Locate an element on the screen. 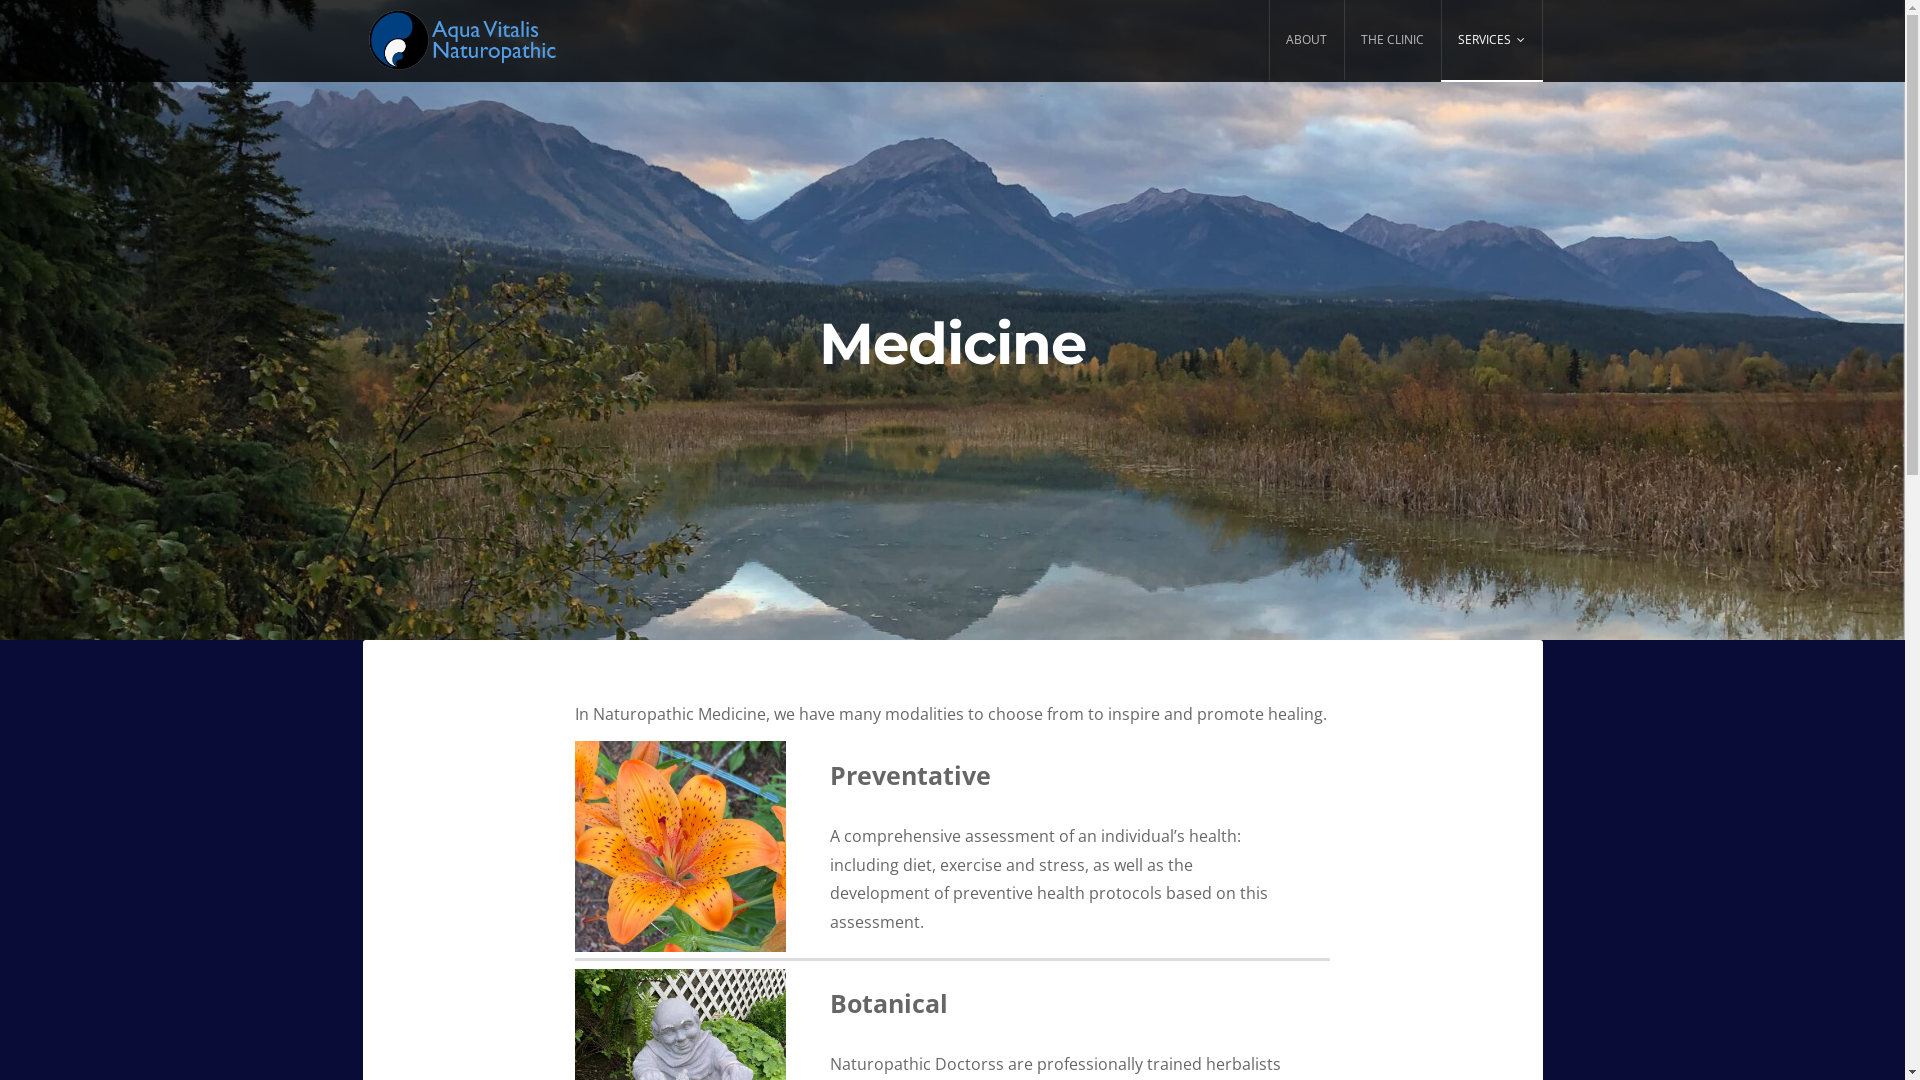 The height and width of the screenshot is (1080, 1920). 'SERVICES' is located at coordinates (1492, 39).